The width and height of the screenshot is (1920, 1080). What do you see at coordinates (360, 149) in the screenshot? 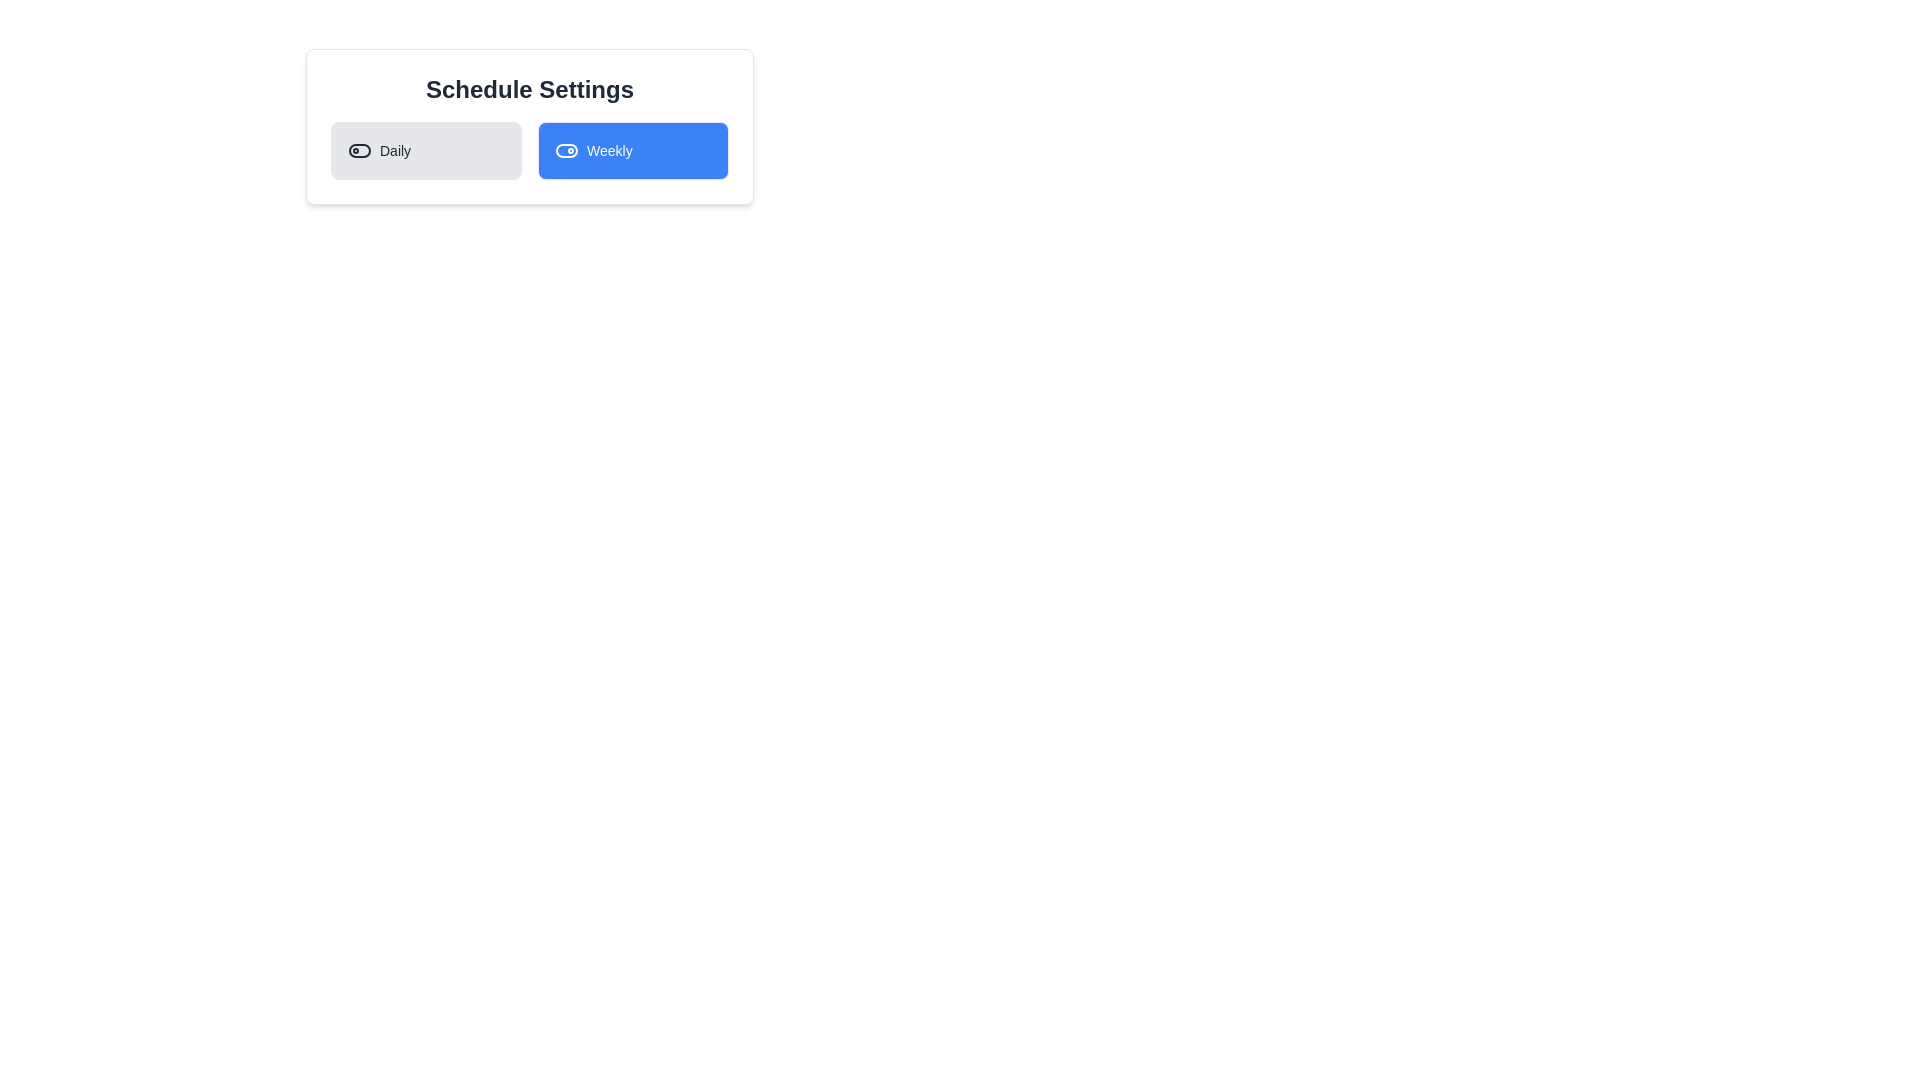
I see `the toggle switch base located under the 'Daily' option label` at bounding box center [360, 149].